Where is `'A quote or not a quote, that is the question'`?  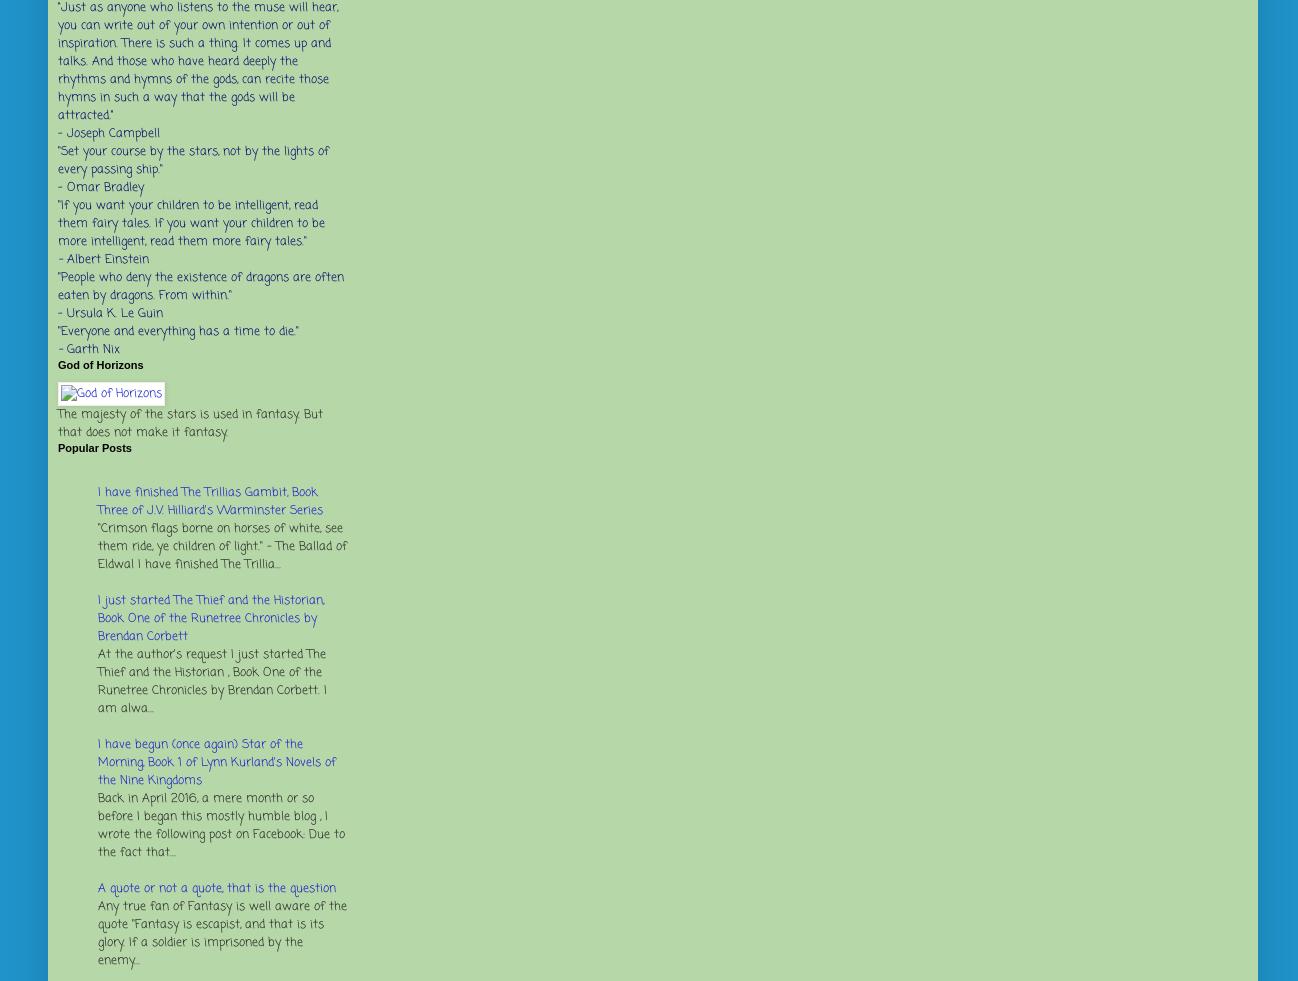 'A quote or not a quote, that is the question' is located at coordinates (217, 888).